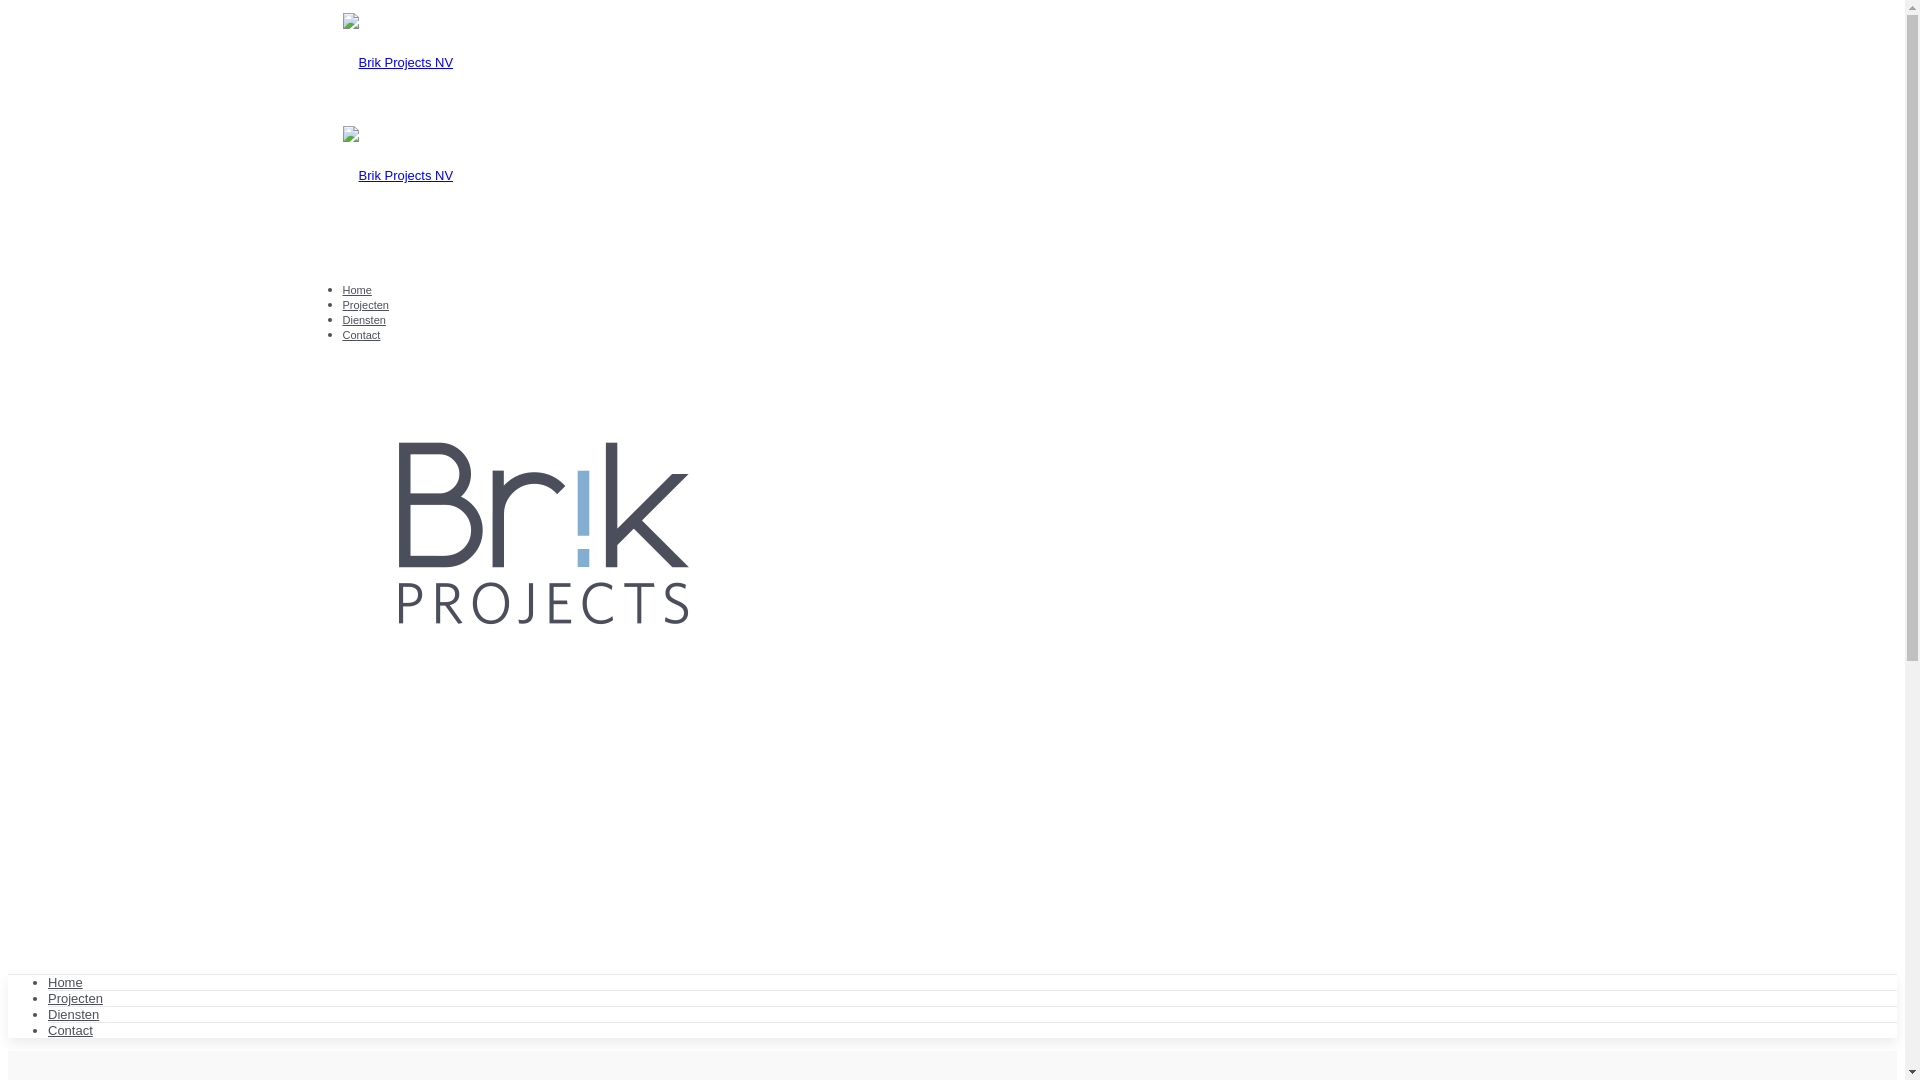  What do you see at coordinates (360, 334) in the screenshot?
I see `'Contact'` at bounding box center [360, 334].